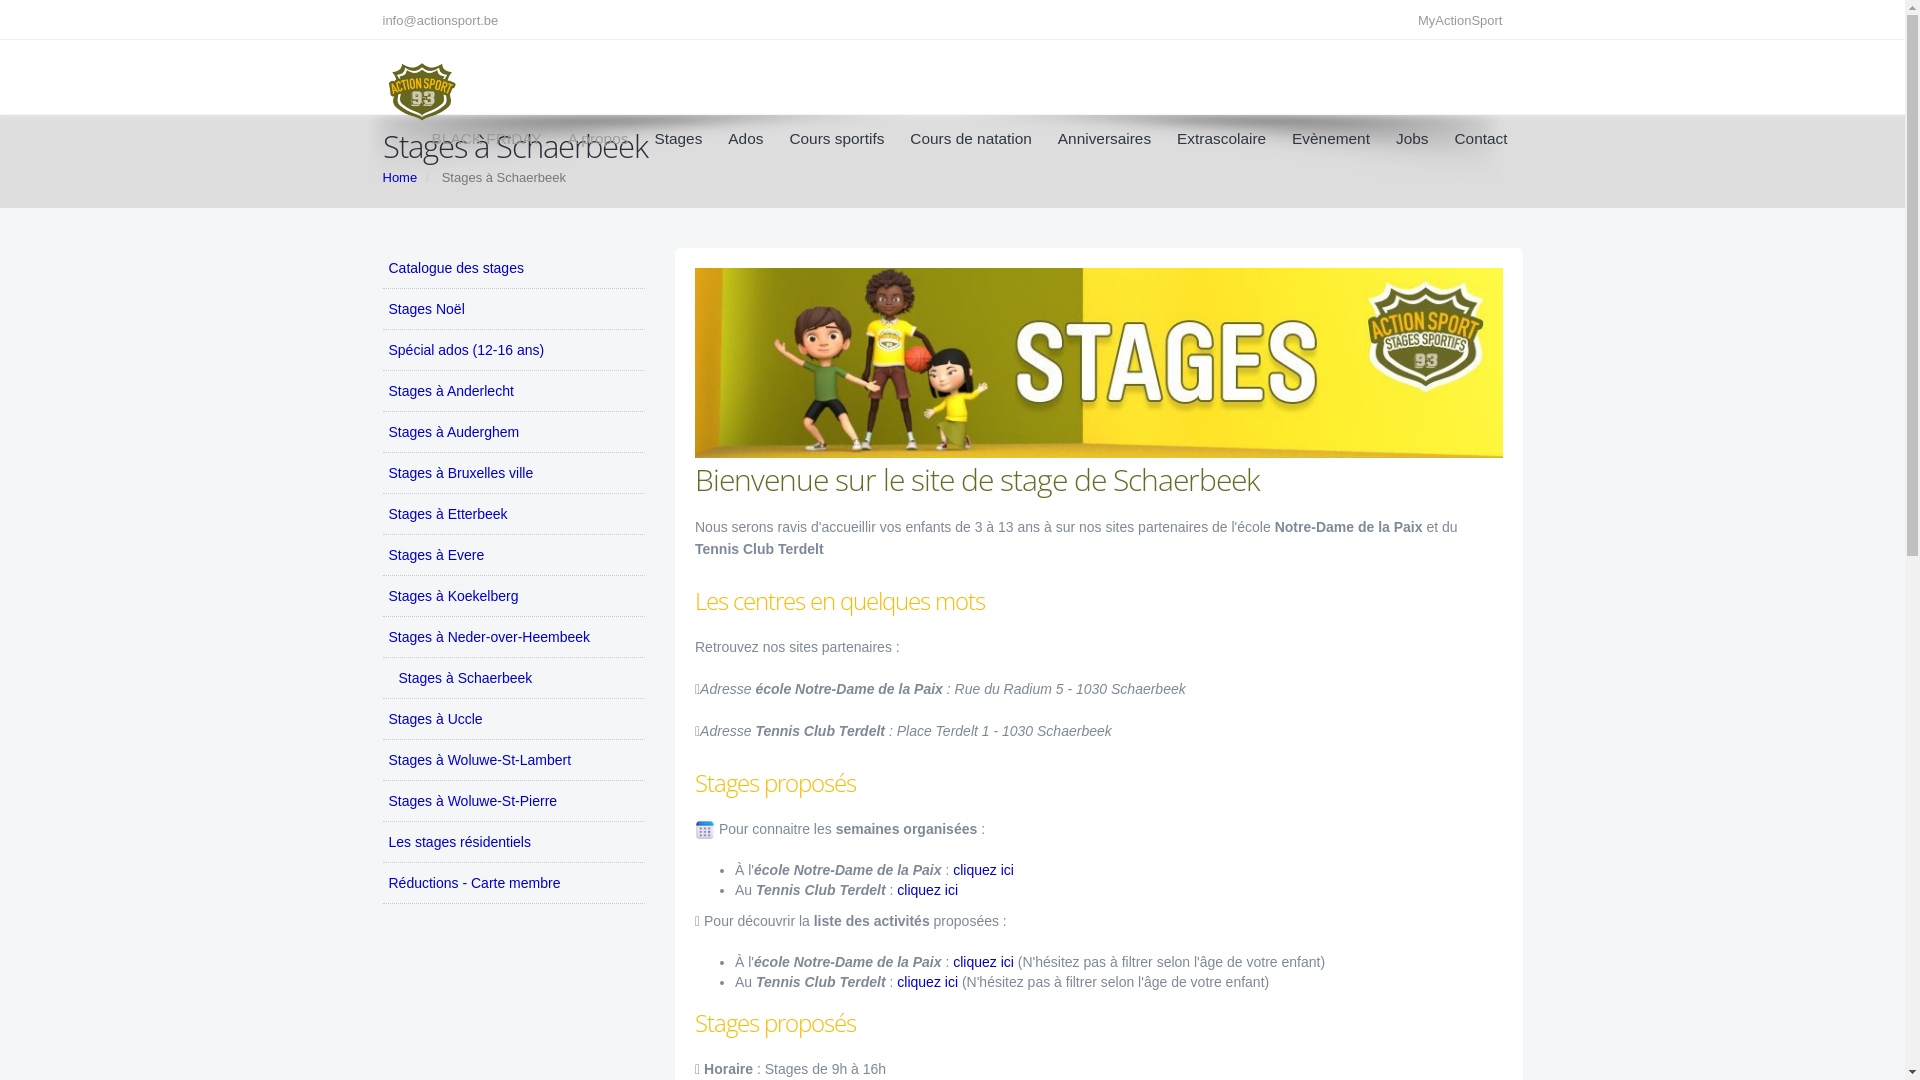 The height and width of the screenshot is (1080, 1920). Describe the element at coordinates (1465, 20) in the screenshot. I see `'MyActionSport'` at that location.